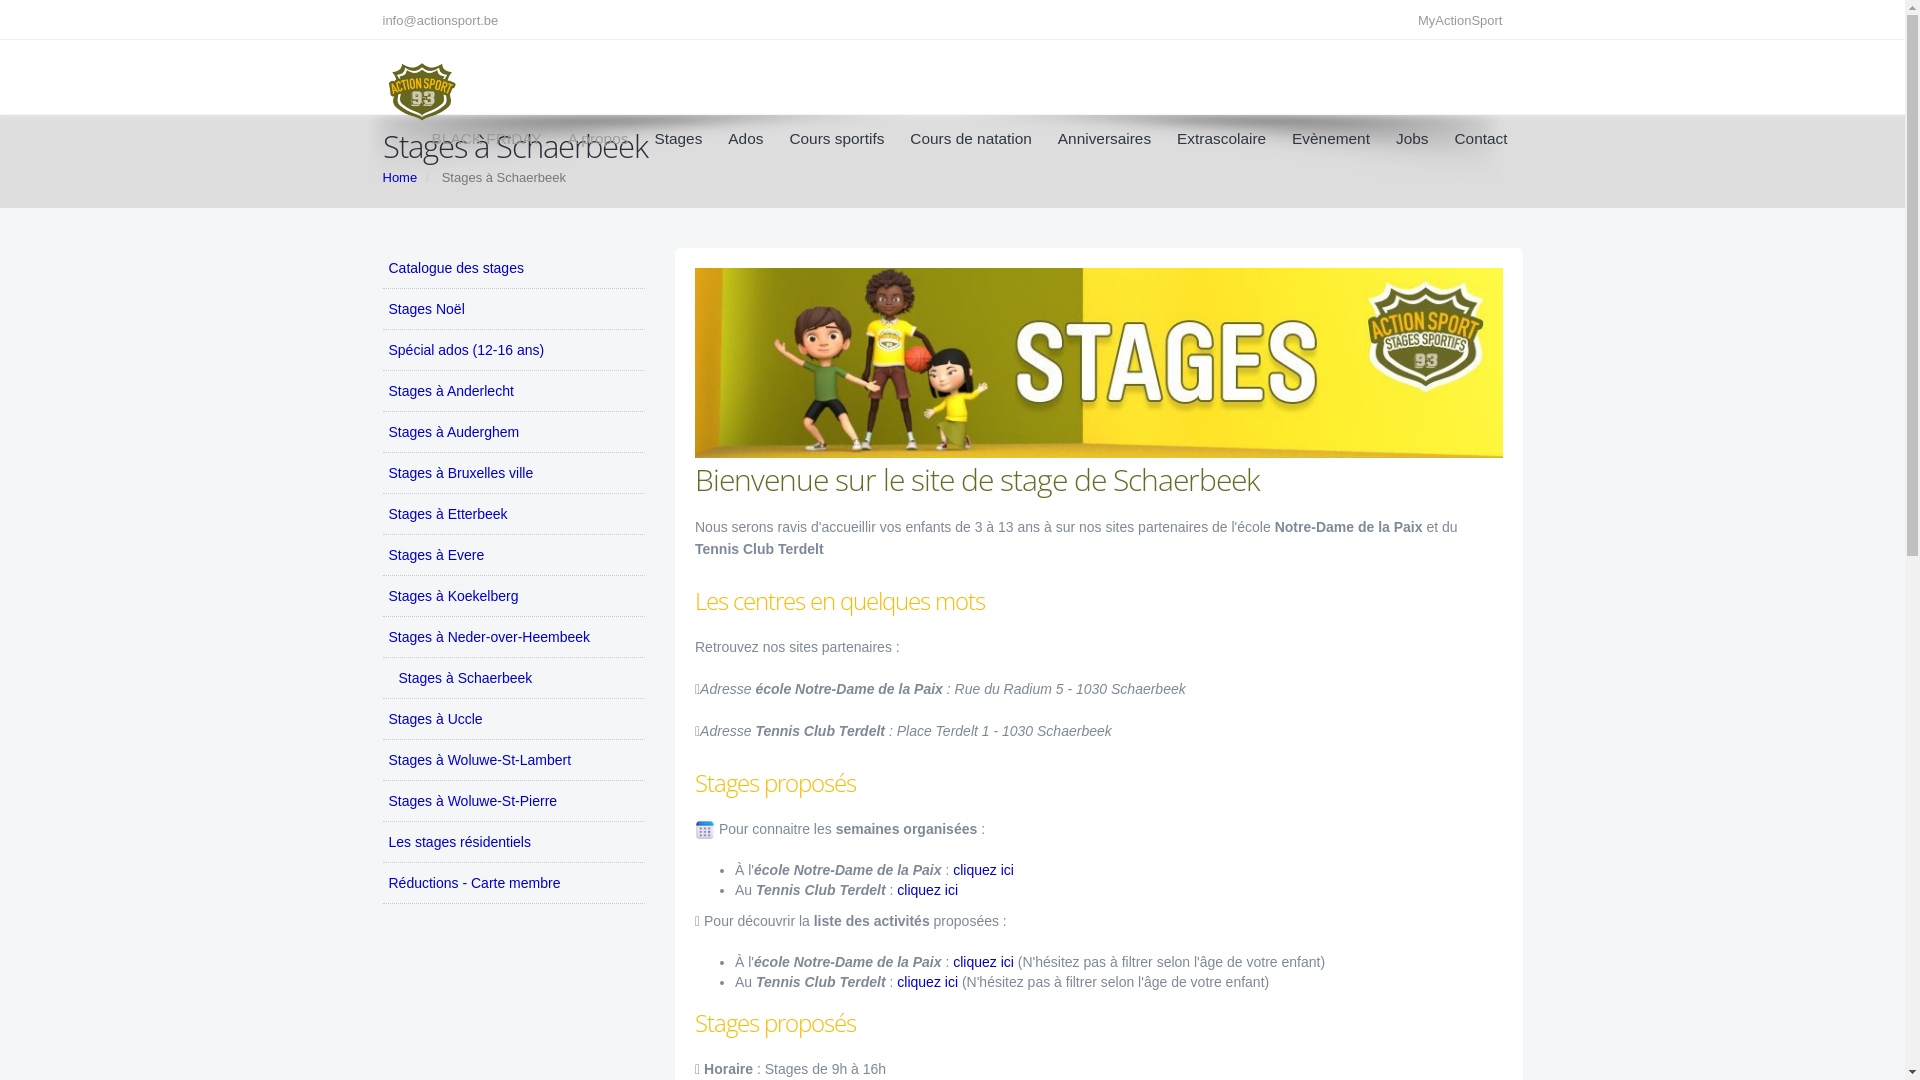 The height and width of the screenshot is (1080, 1920). Describe the element at coordinates (1465, 20) in the screenshot. I see `'MyActionSport'` at that location.